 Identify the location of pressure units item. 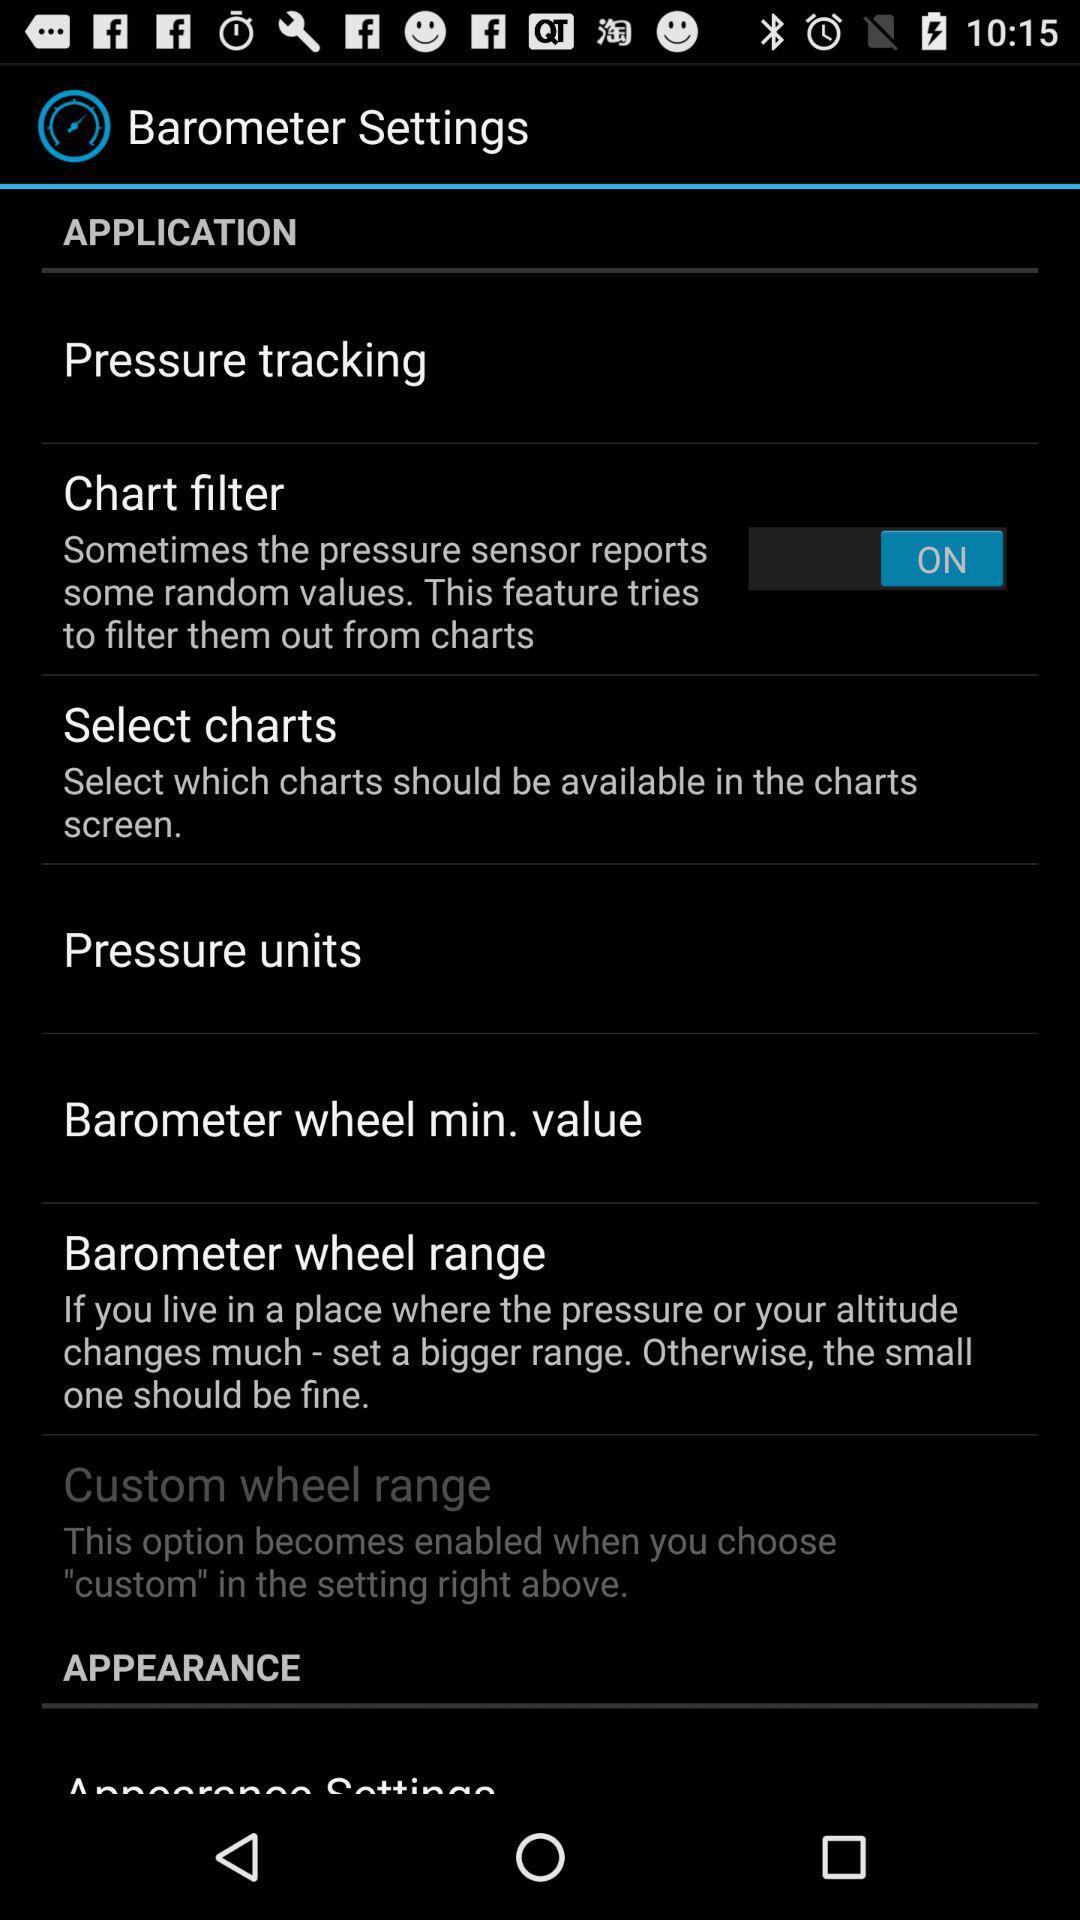
(212, 947).